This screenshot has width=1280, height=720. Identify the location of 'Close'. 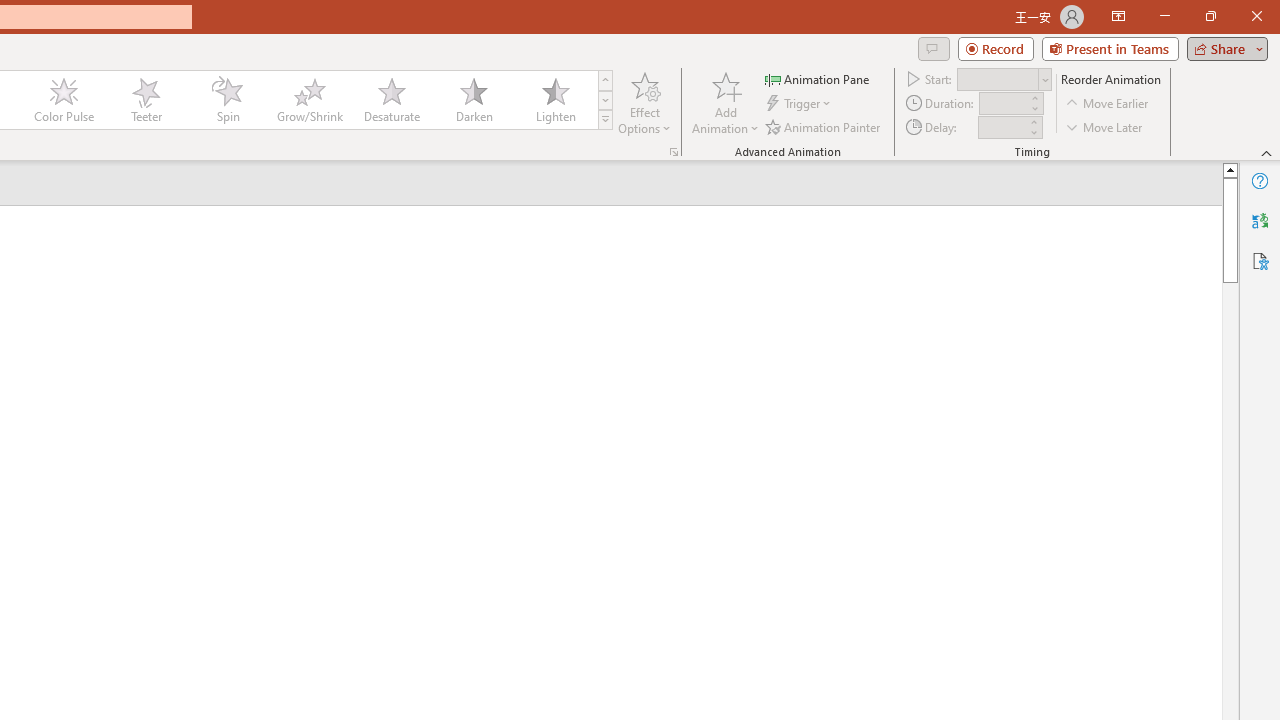
(1255, 16).